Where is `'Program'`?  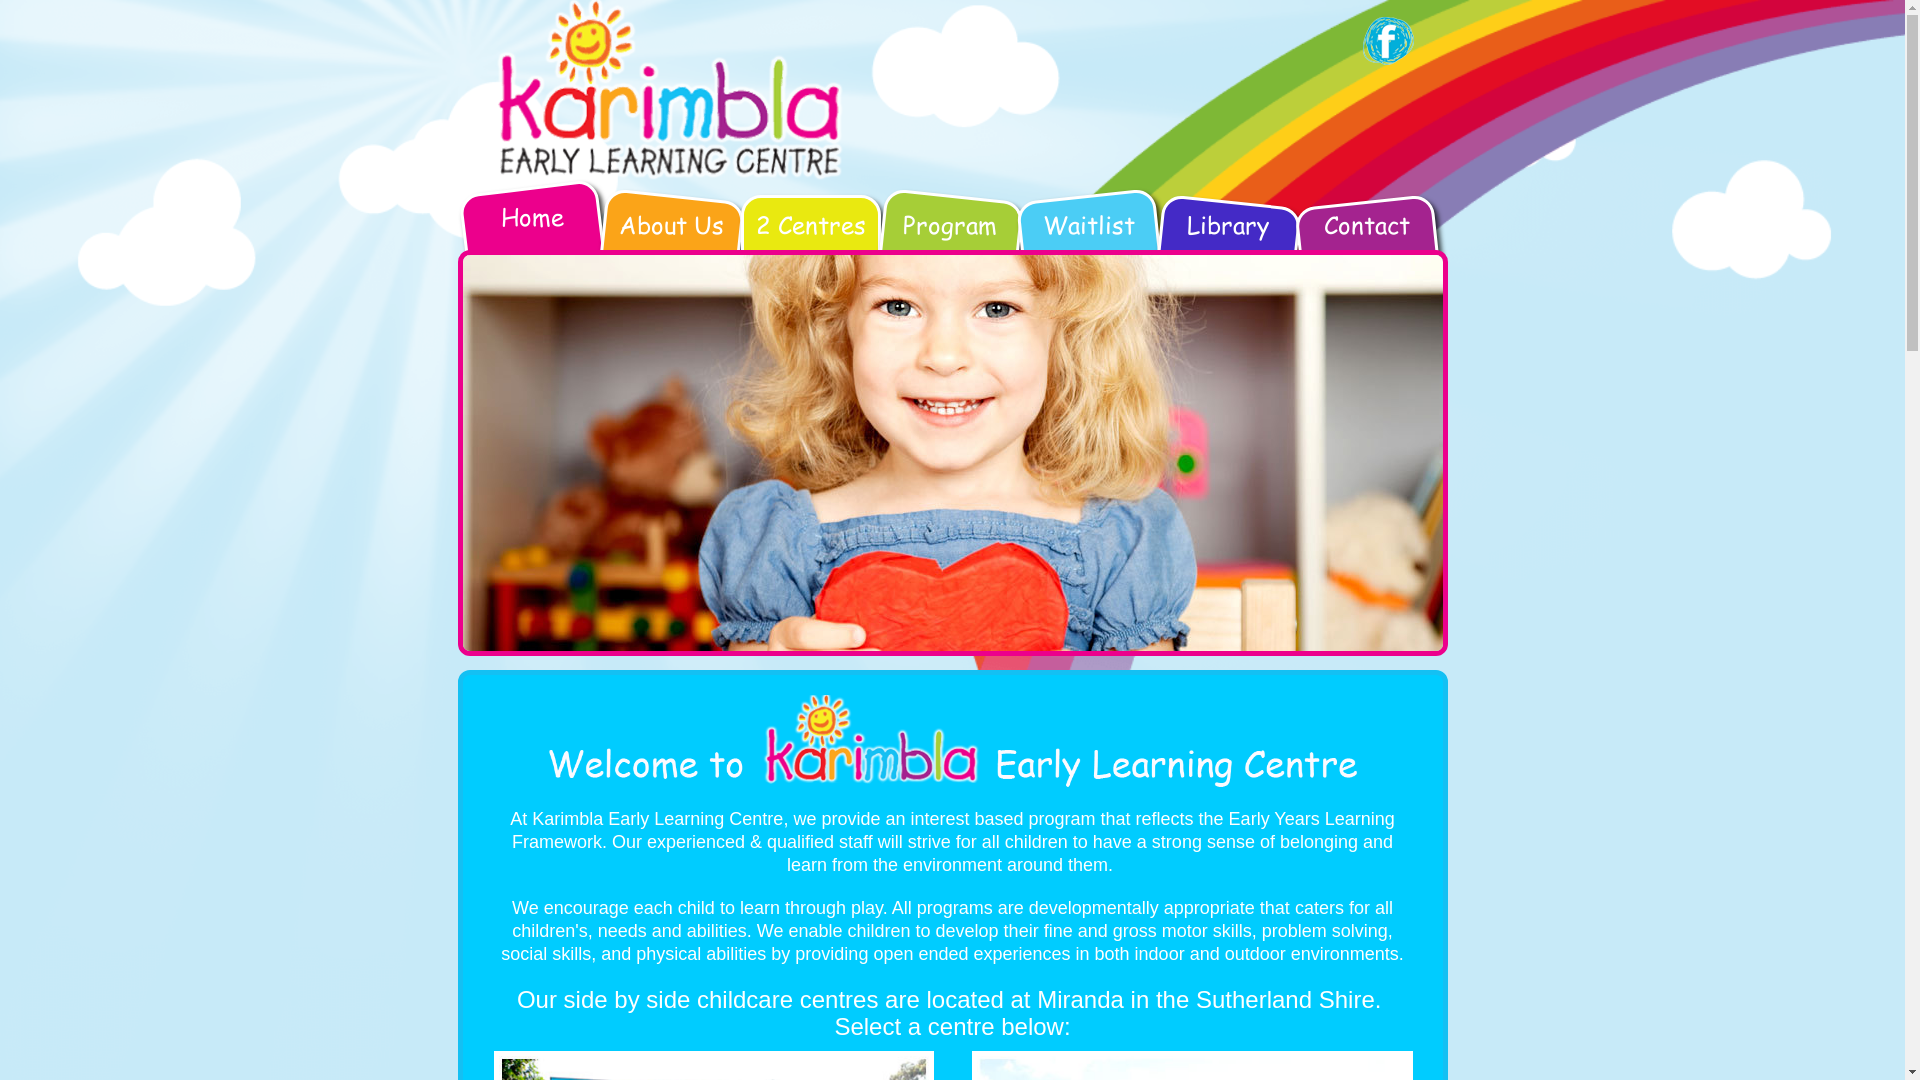
'Program' is located at coordinates (948, 237).